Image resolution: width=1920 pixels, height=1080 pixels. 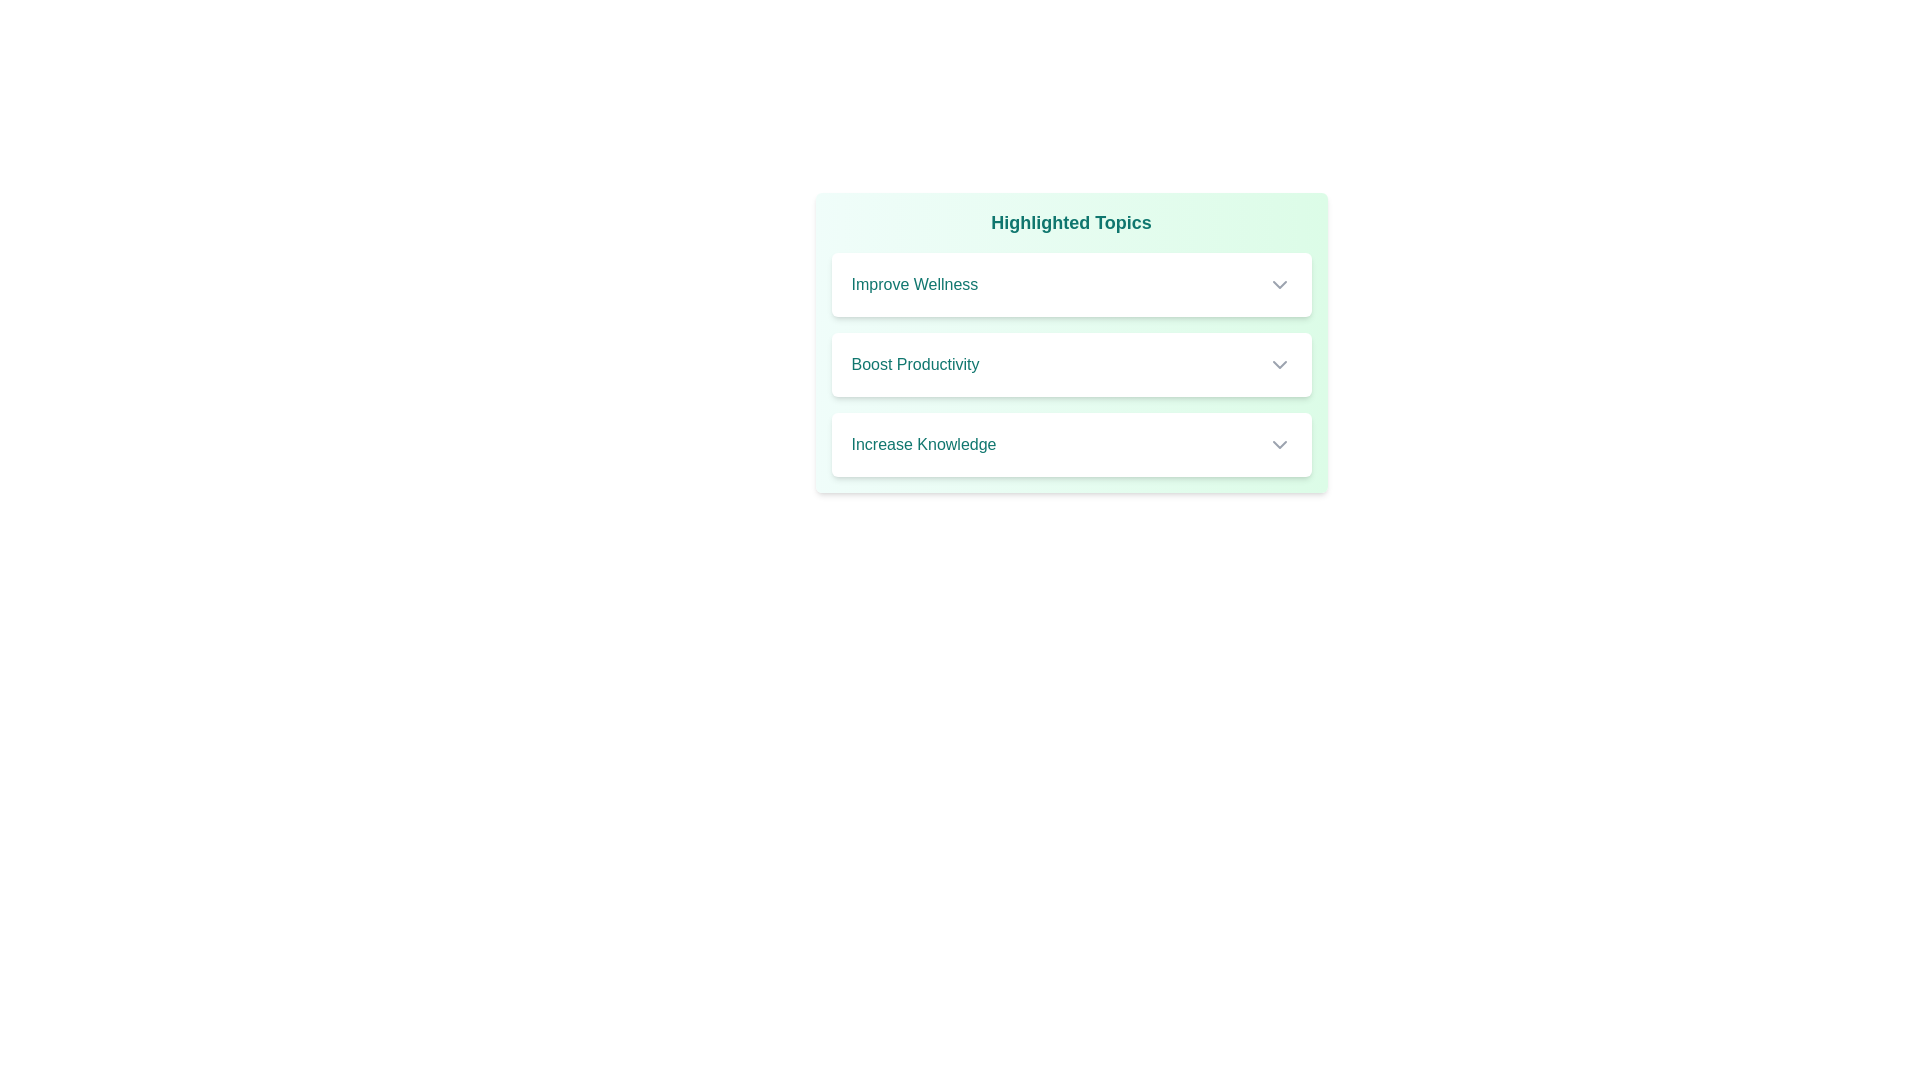 I want to click on the 'Improve Wellness' text label, which is a medium-sized, teal-colored font and the first item in a vertical list within the 'Highlighted Topics' section, so click(x=913, y=285).